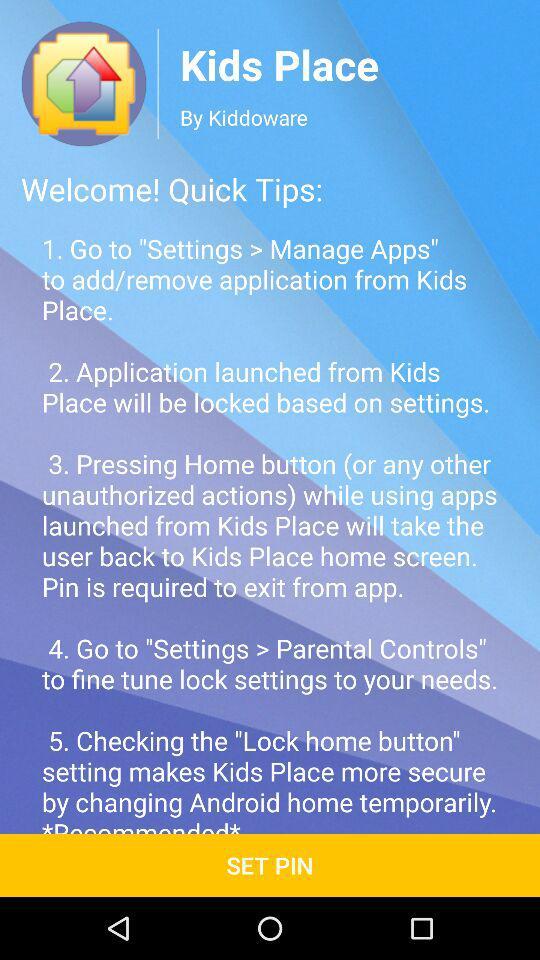 The image size is (540, 960). What do you see at coordinates (270, 864) in the screenshot?
I see `icon below the 1 go to` at bounding box center [270, 864].